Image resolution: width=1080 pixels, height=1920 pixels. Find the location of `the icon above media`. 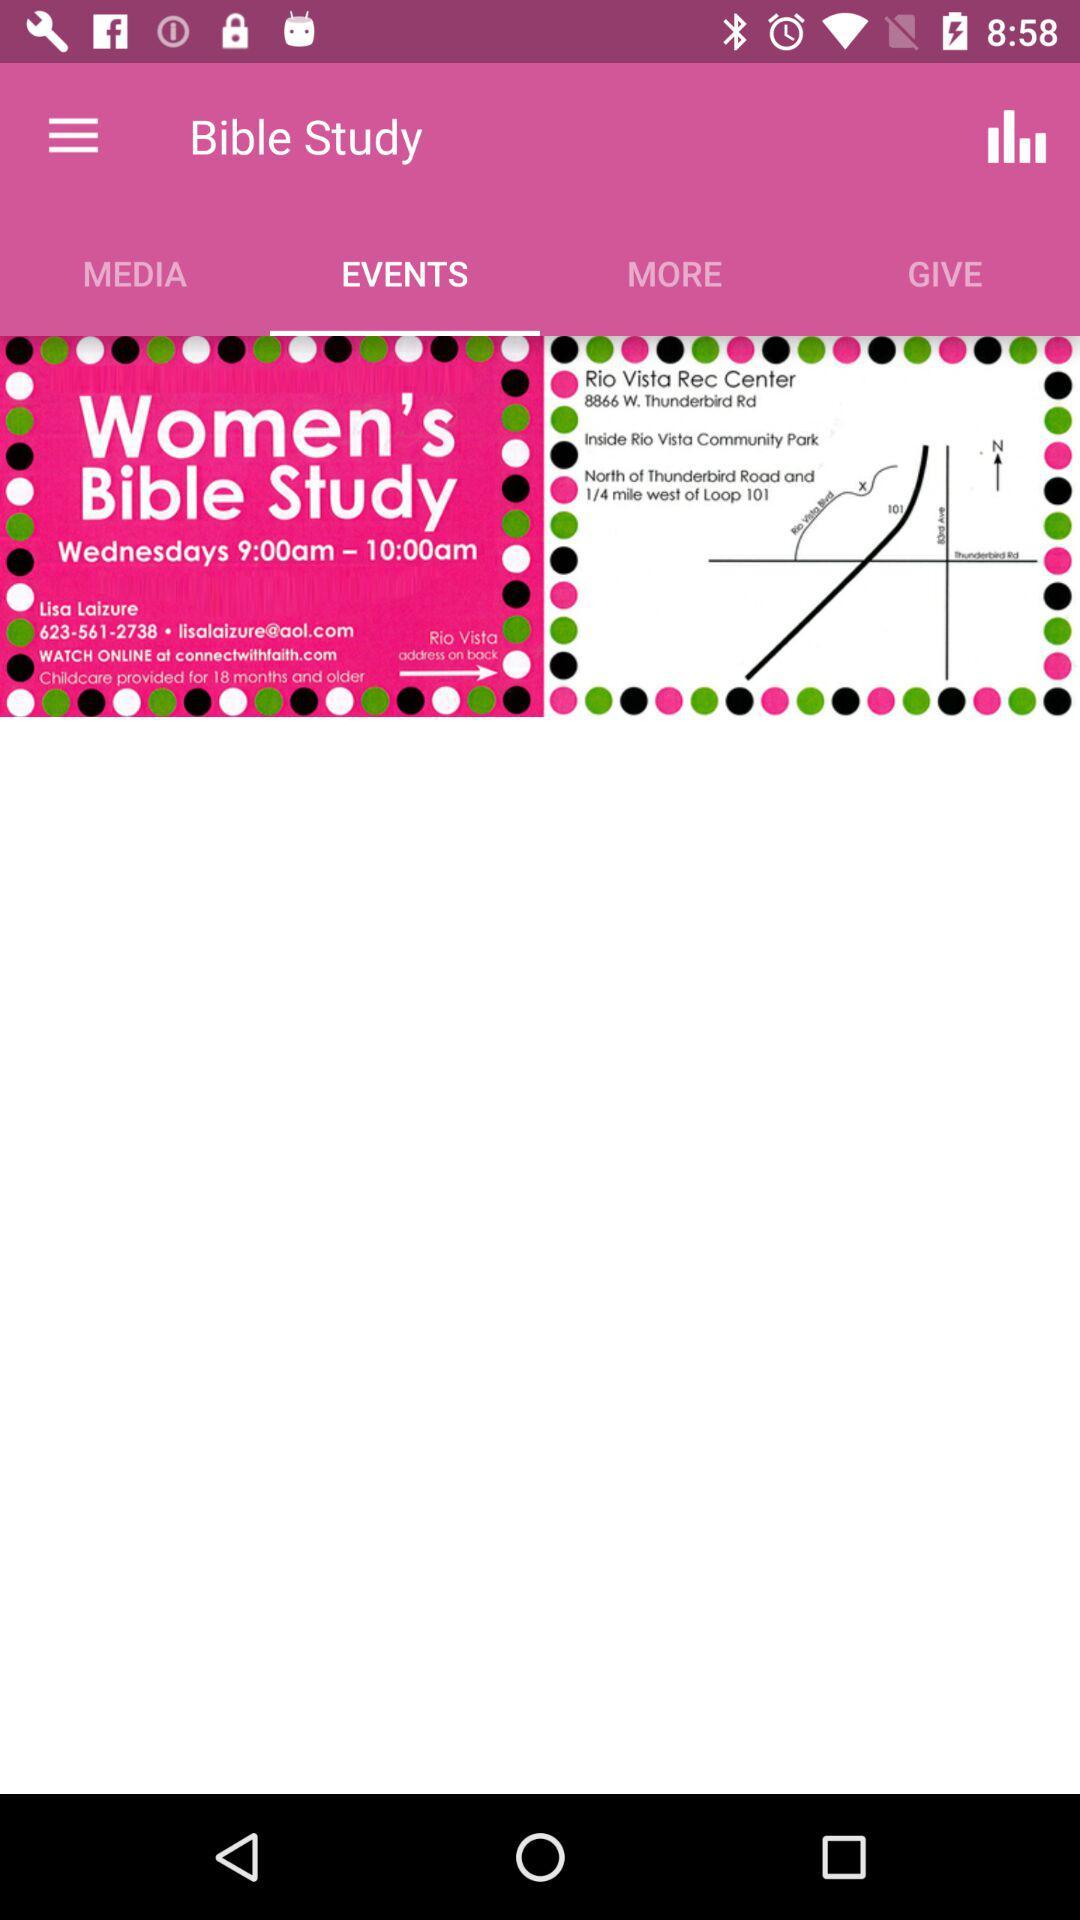

the icon above media is located at coordinates (72, 135).